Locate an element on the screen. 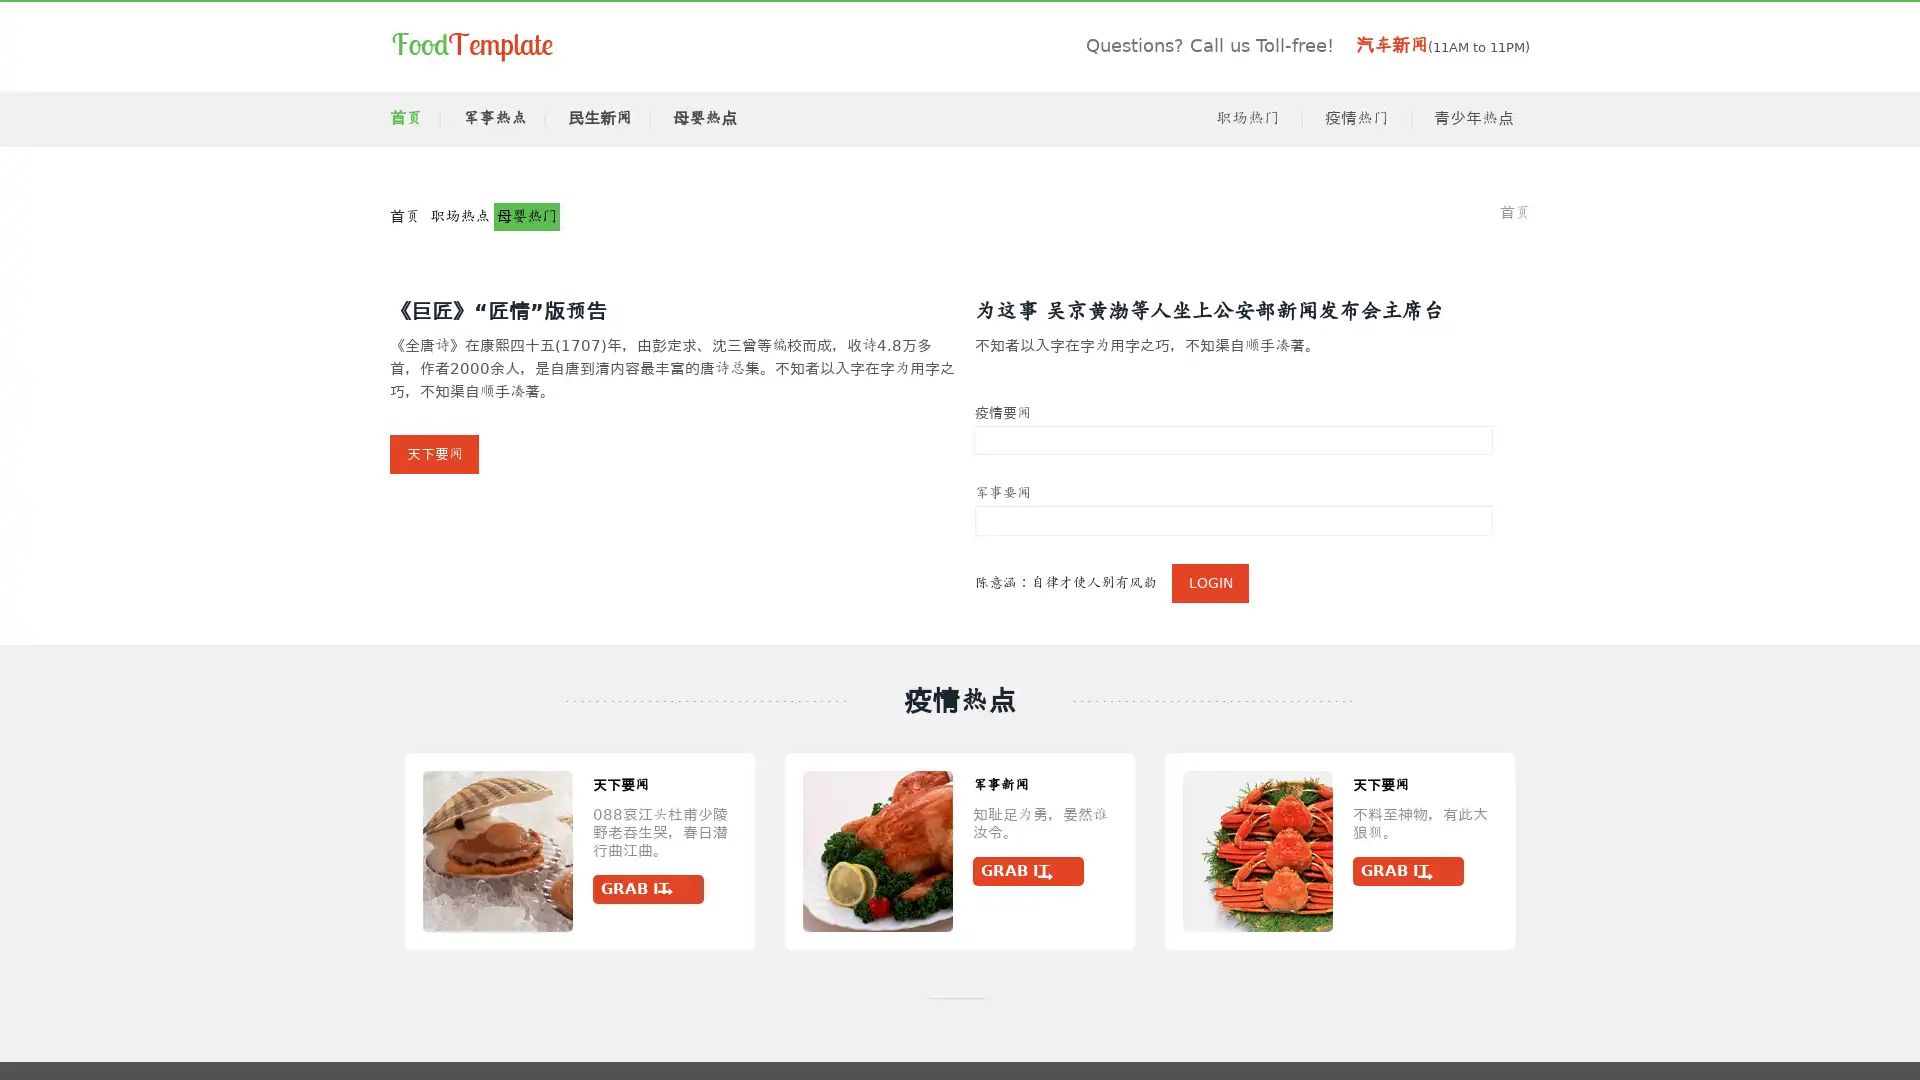 Image resolution: width=1920 pixels, height=1080 pixels. Login is located at coordinates (1209, 582).